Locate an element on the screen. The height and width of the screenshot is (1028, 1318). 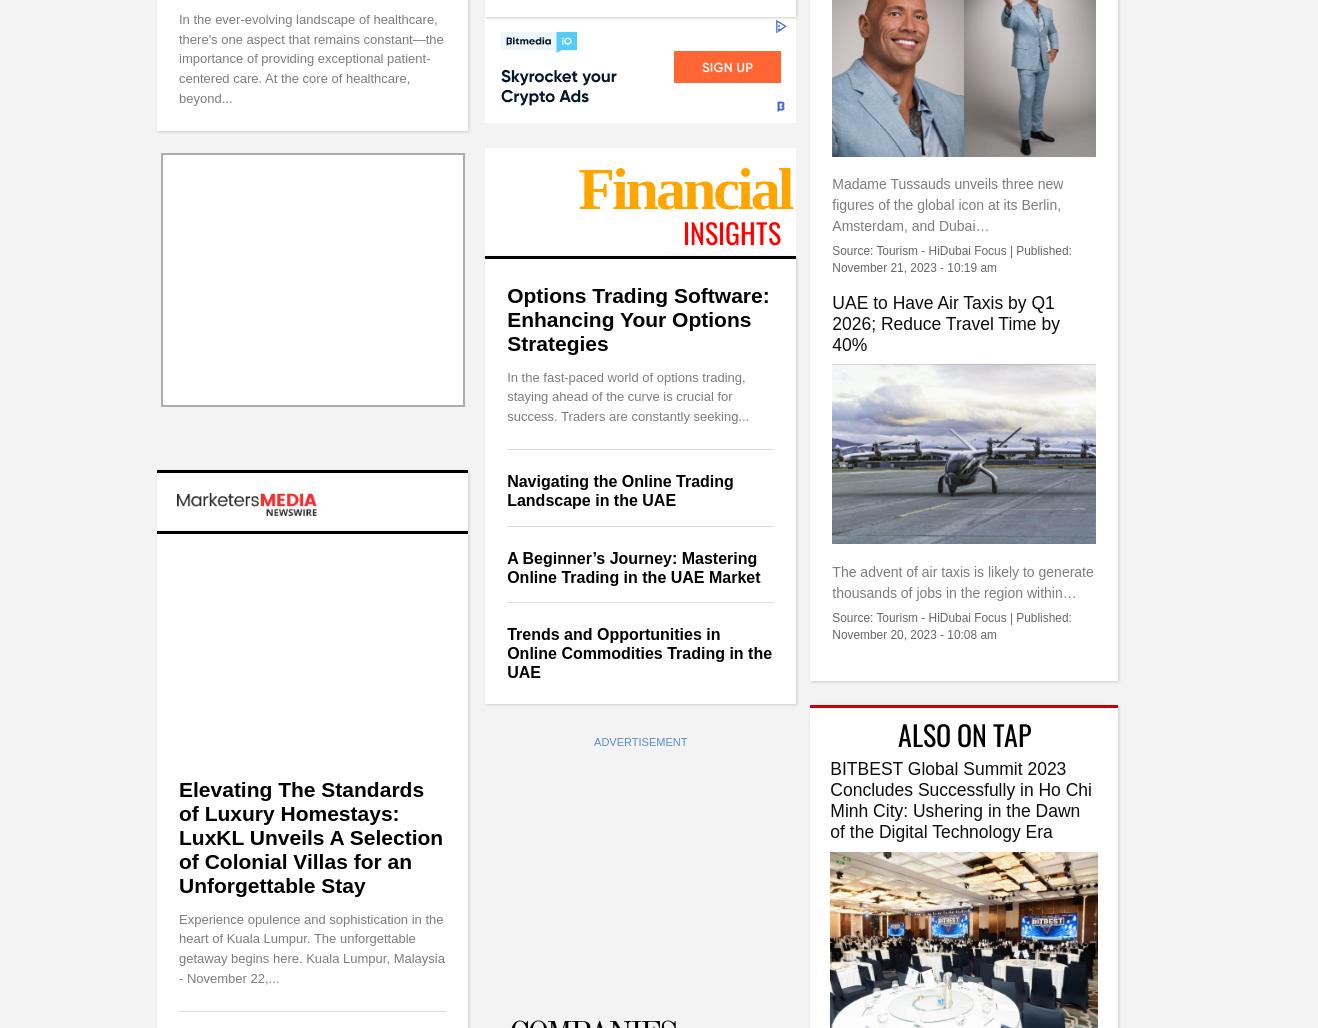
'BITBEST Global Summit 2023 Concludes Successfully in Ho Chi Minh City: Ushering in the Dawn of the Digital Technology Era' is located at coordinates (959, 800).